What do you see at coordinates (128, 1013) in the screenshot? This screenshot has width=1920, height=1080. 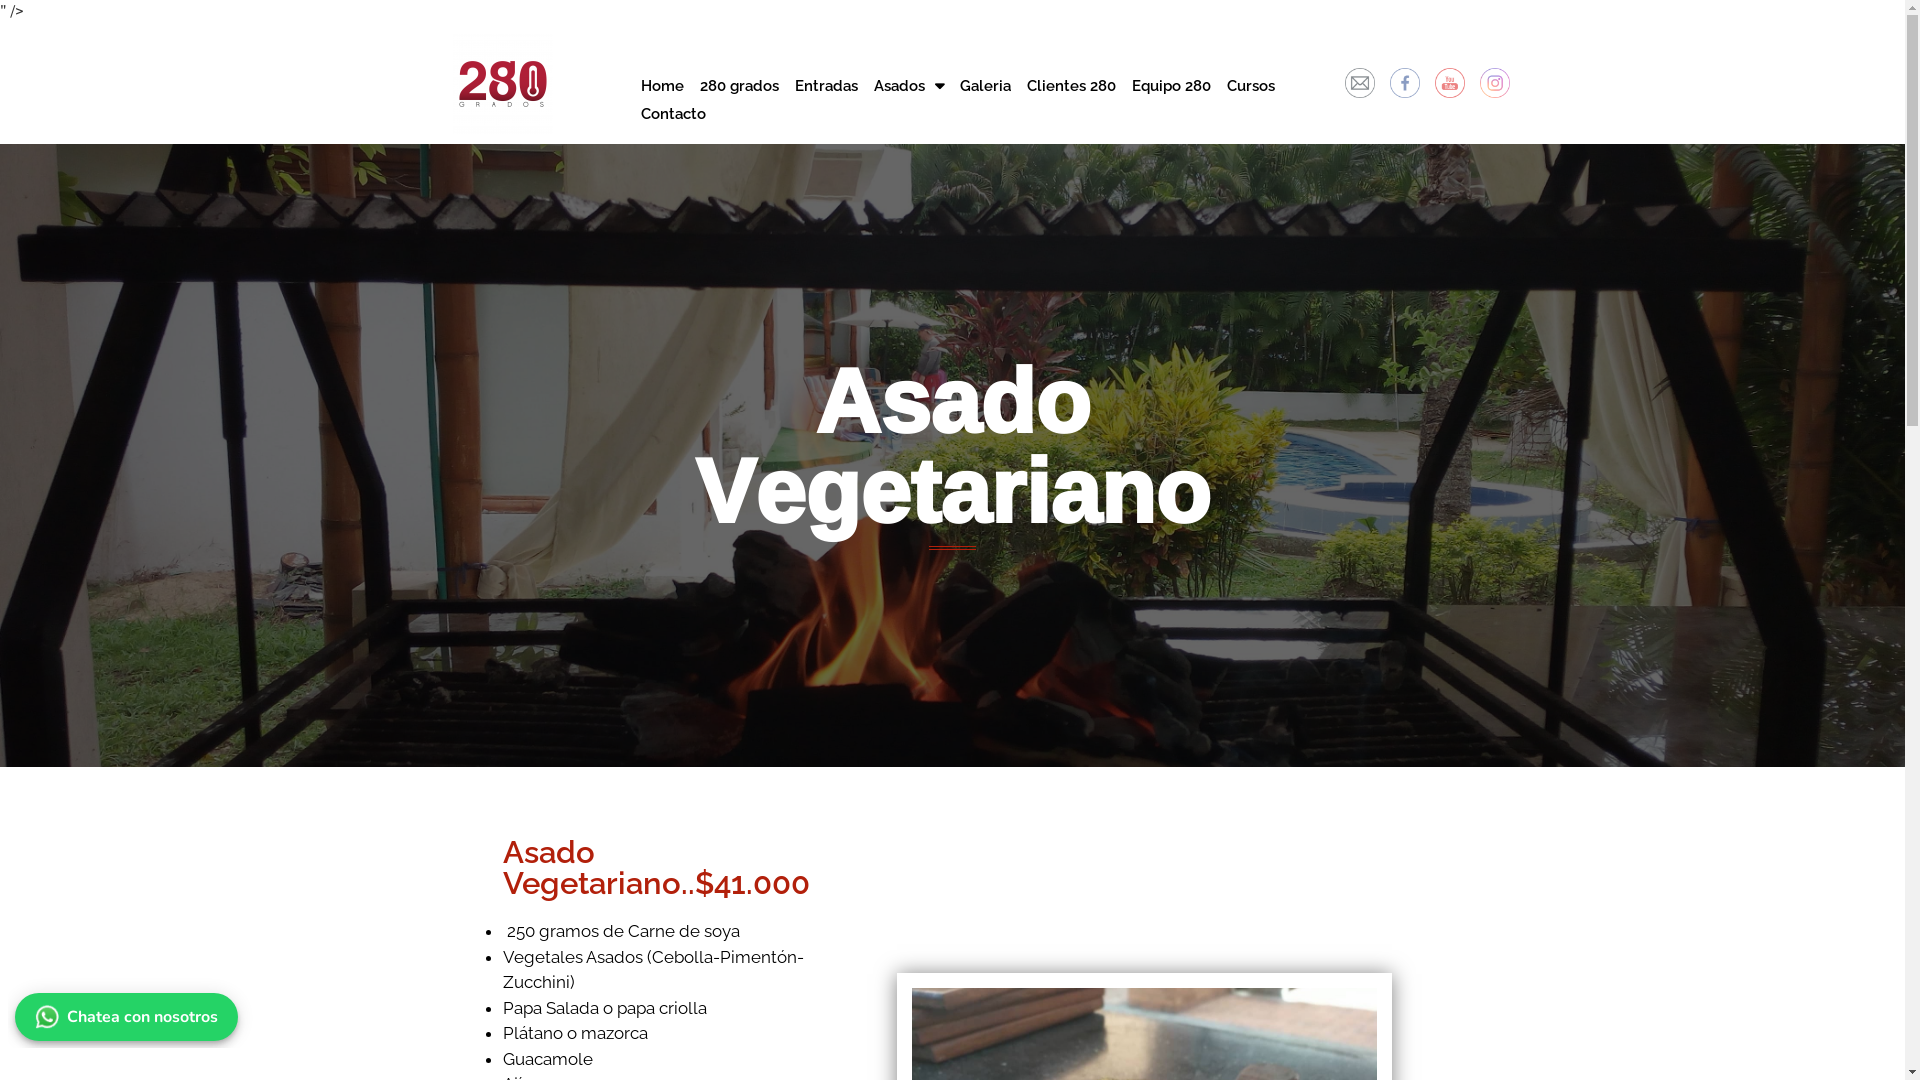 I see `'Cliengo Widget WhatsApp'` at bounding box center [128, 1013].